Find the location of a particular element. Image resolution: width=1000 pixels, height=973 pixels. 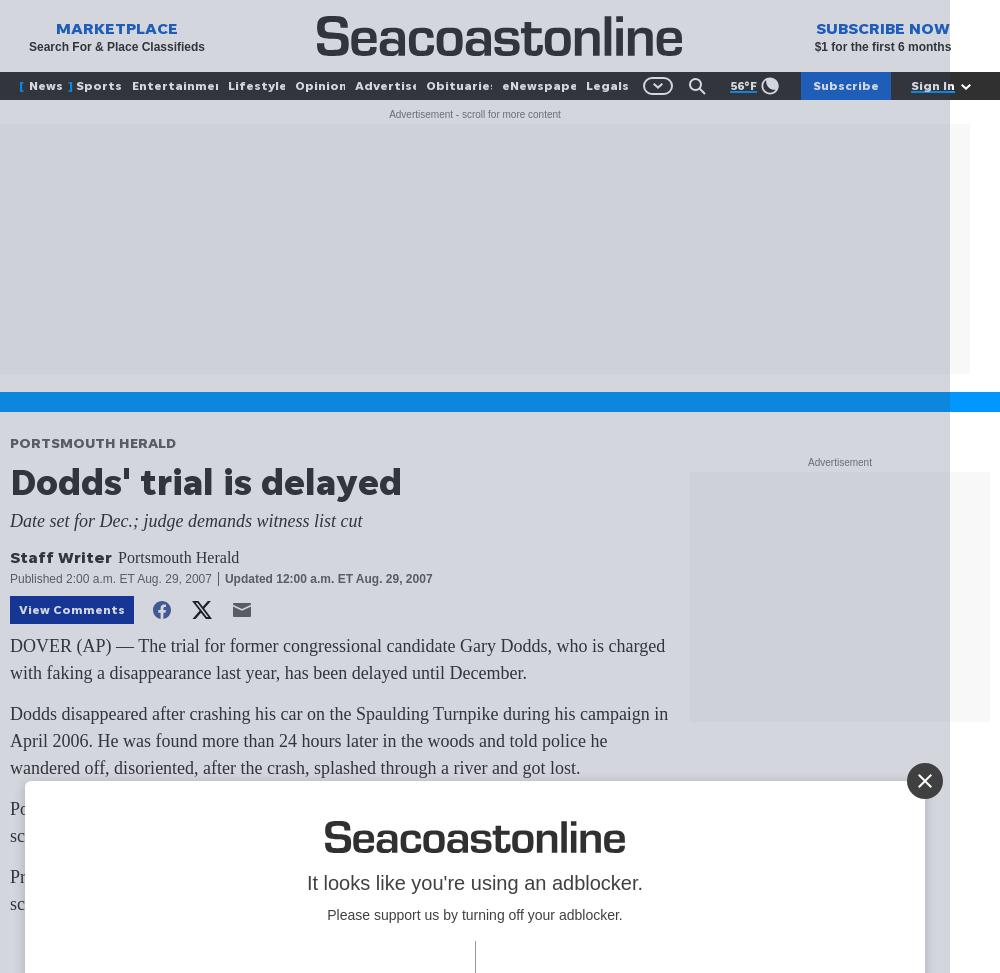

'Legals' is located at coordinates (585, 84).